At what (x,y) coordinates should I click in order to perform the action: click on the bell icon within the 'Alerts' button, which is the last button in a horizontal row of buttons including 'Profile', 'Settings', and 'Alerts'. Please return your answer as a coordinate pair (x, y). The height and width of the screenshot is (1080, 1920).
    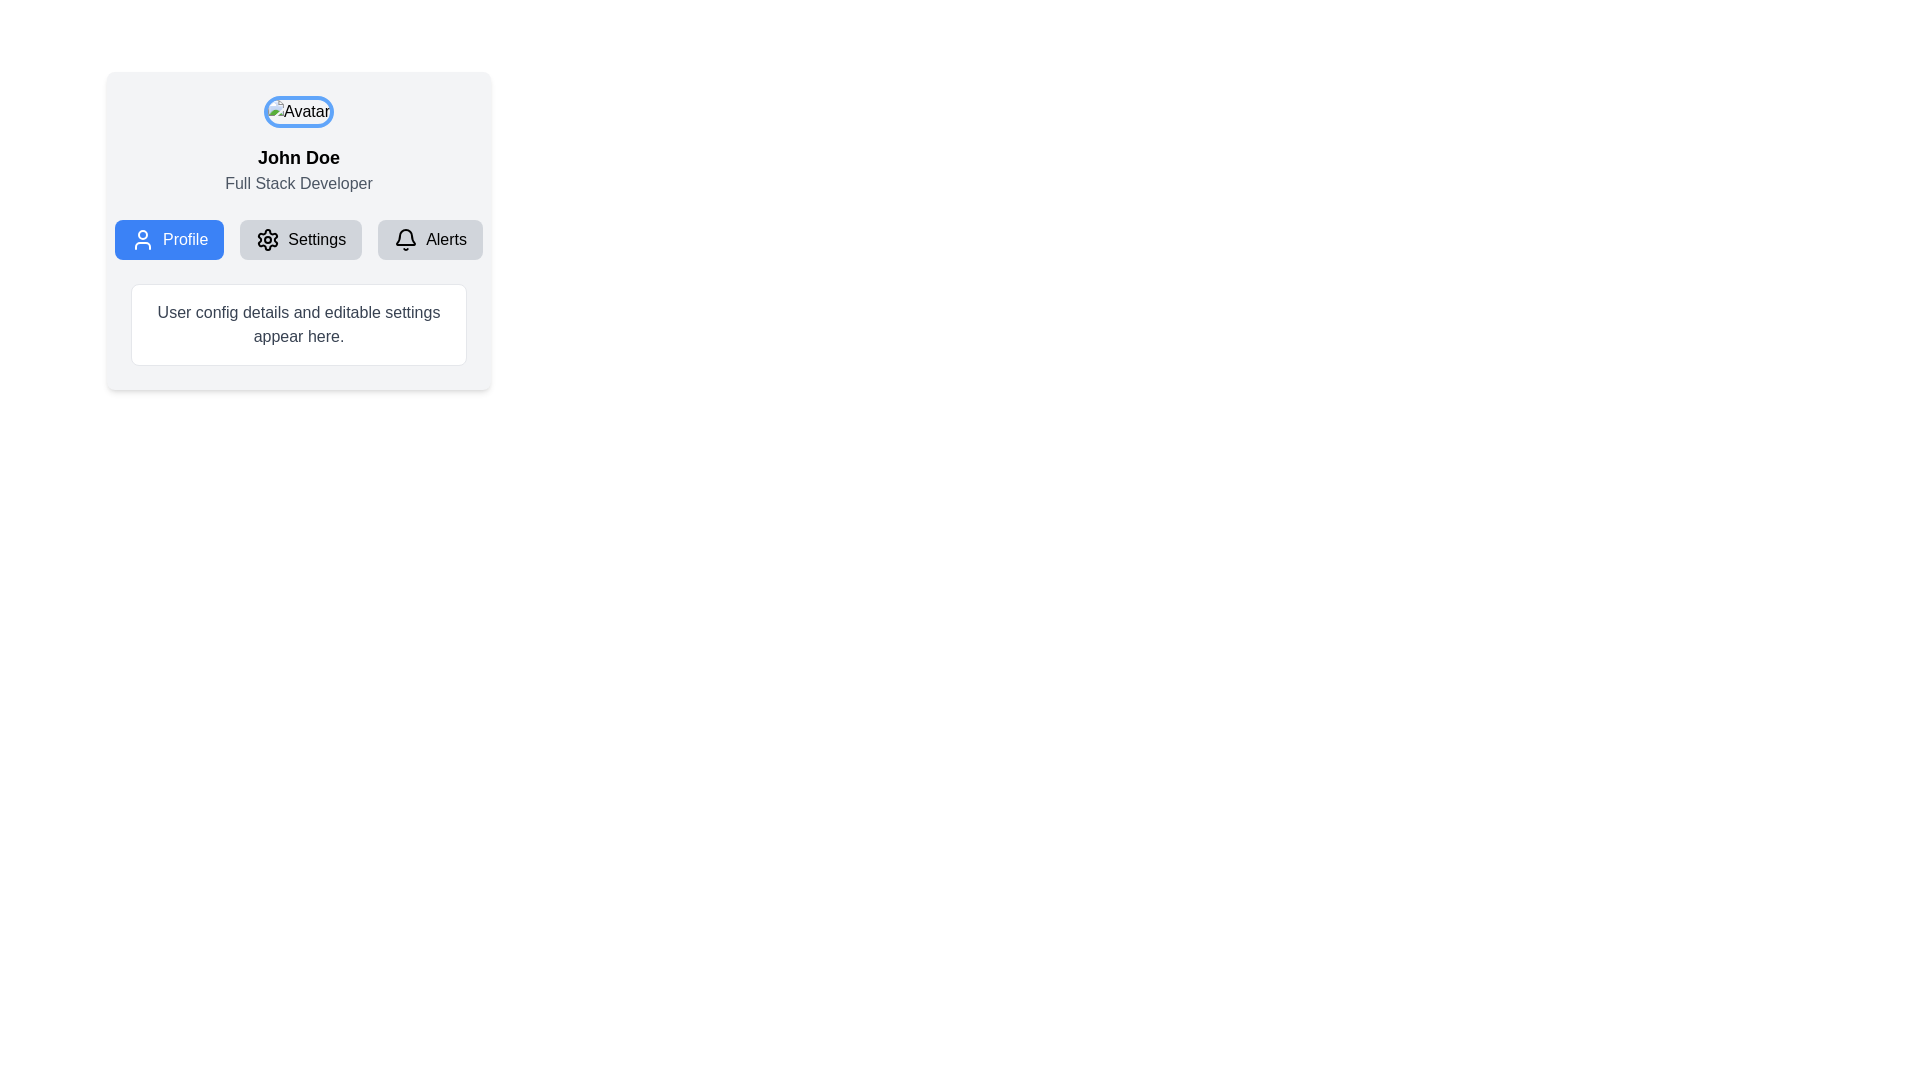
    Looking at the image, I should click on (405, 238).